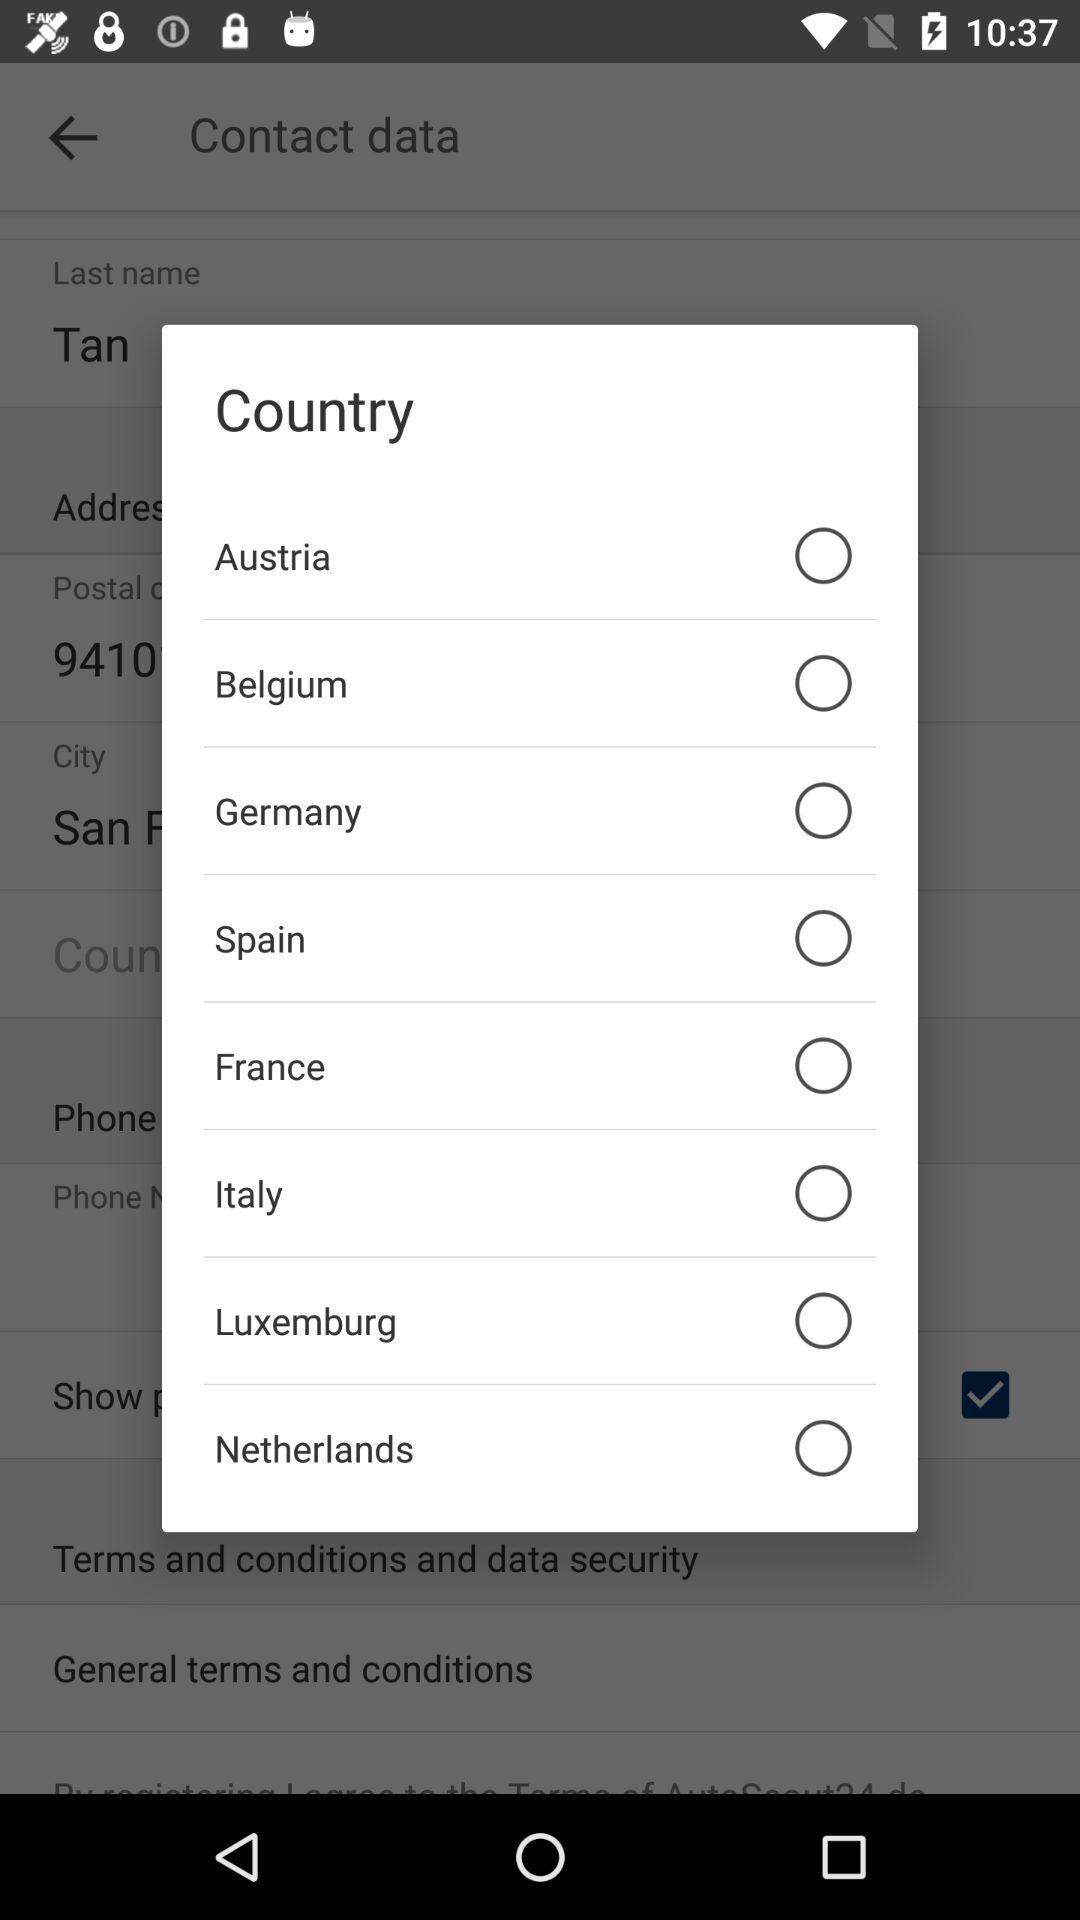  Describe the element at coordinates (540, 937) in the screenshot. I see `the spain item` at that location.